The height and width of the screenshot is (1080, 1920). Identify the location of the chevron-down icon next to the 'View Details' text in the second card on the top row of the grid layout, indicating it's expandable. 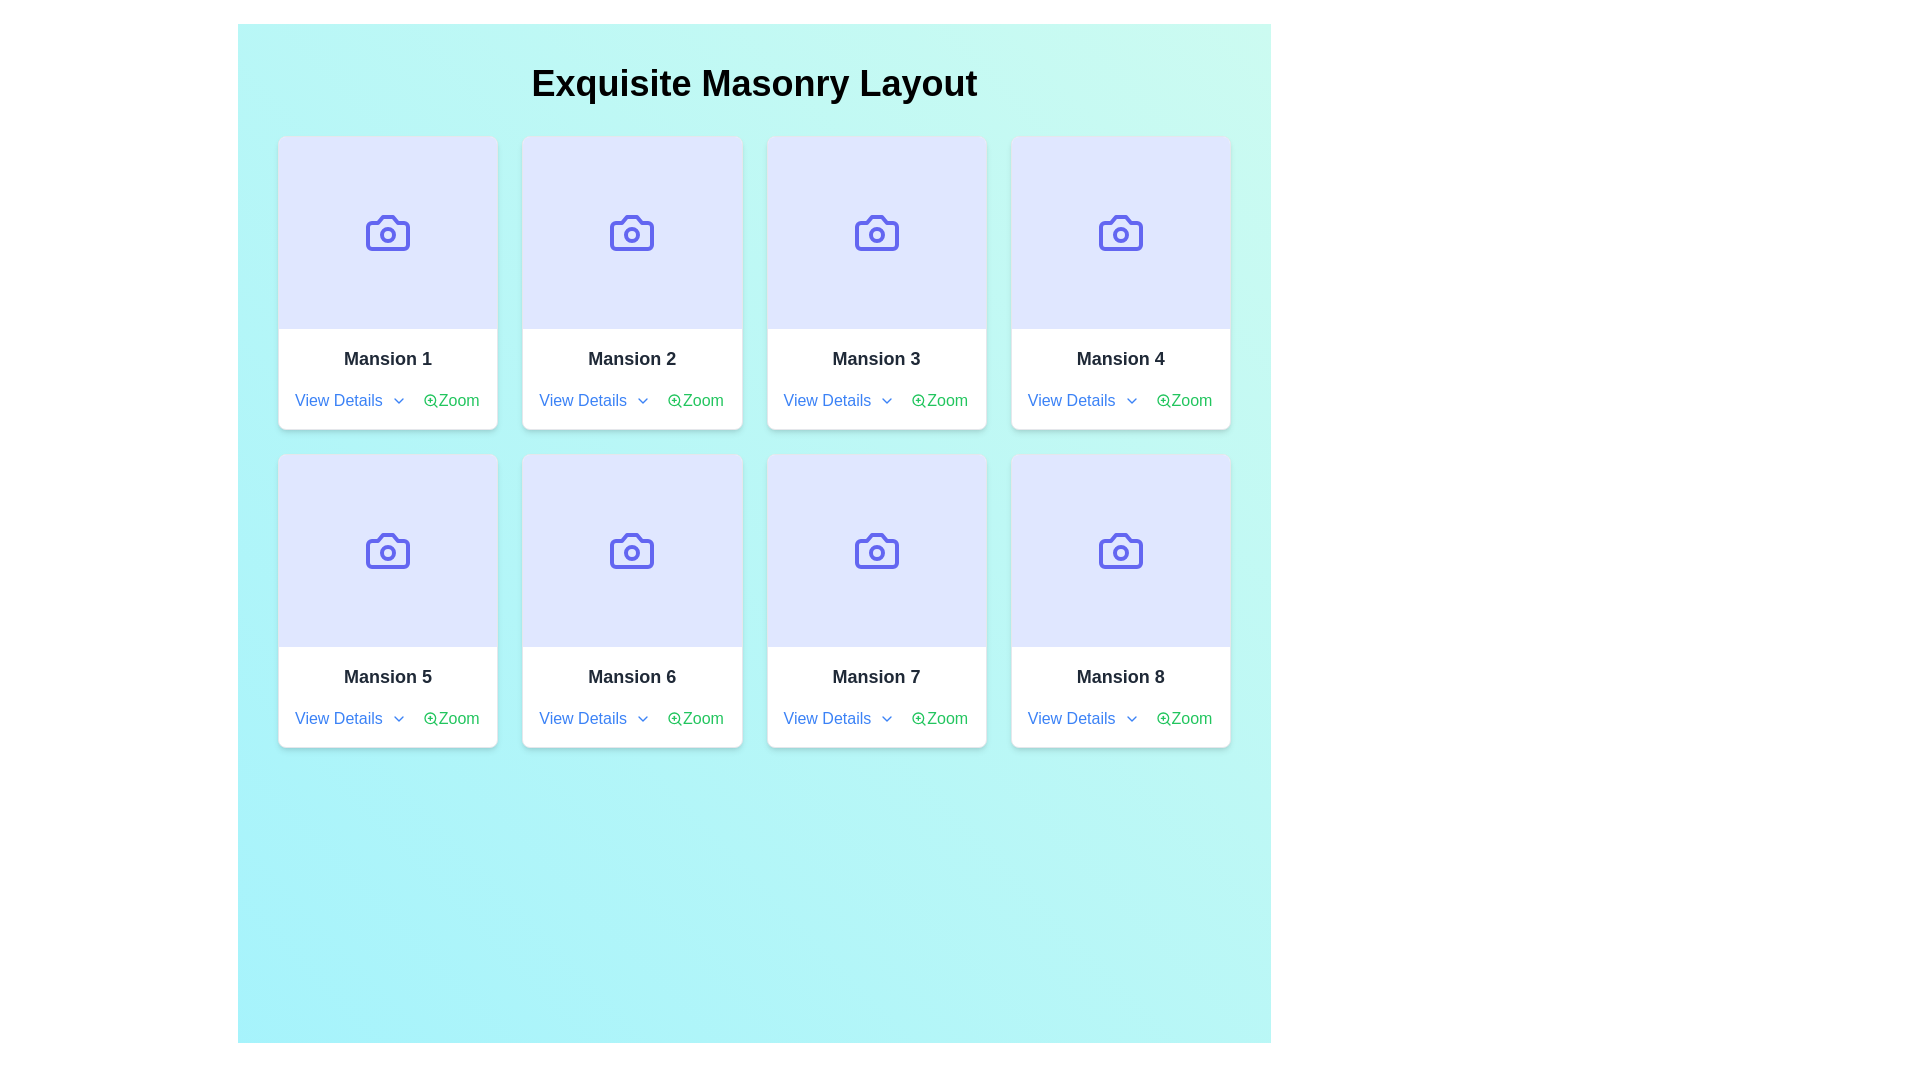
(398, 401).